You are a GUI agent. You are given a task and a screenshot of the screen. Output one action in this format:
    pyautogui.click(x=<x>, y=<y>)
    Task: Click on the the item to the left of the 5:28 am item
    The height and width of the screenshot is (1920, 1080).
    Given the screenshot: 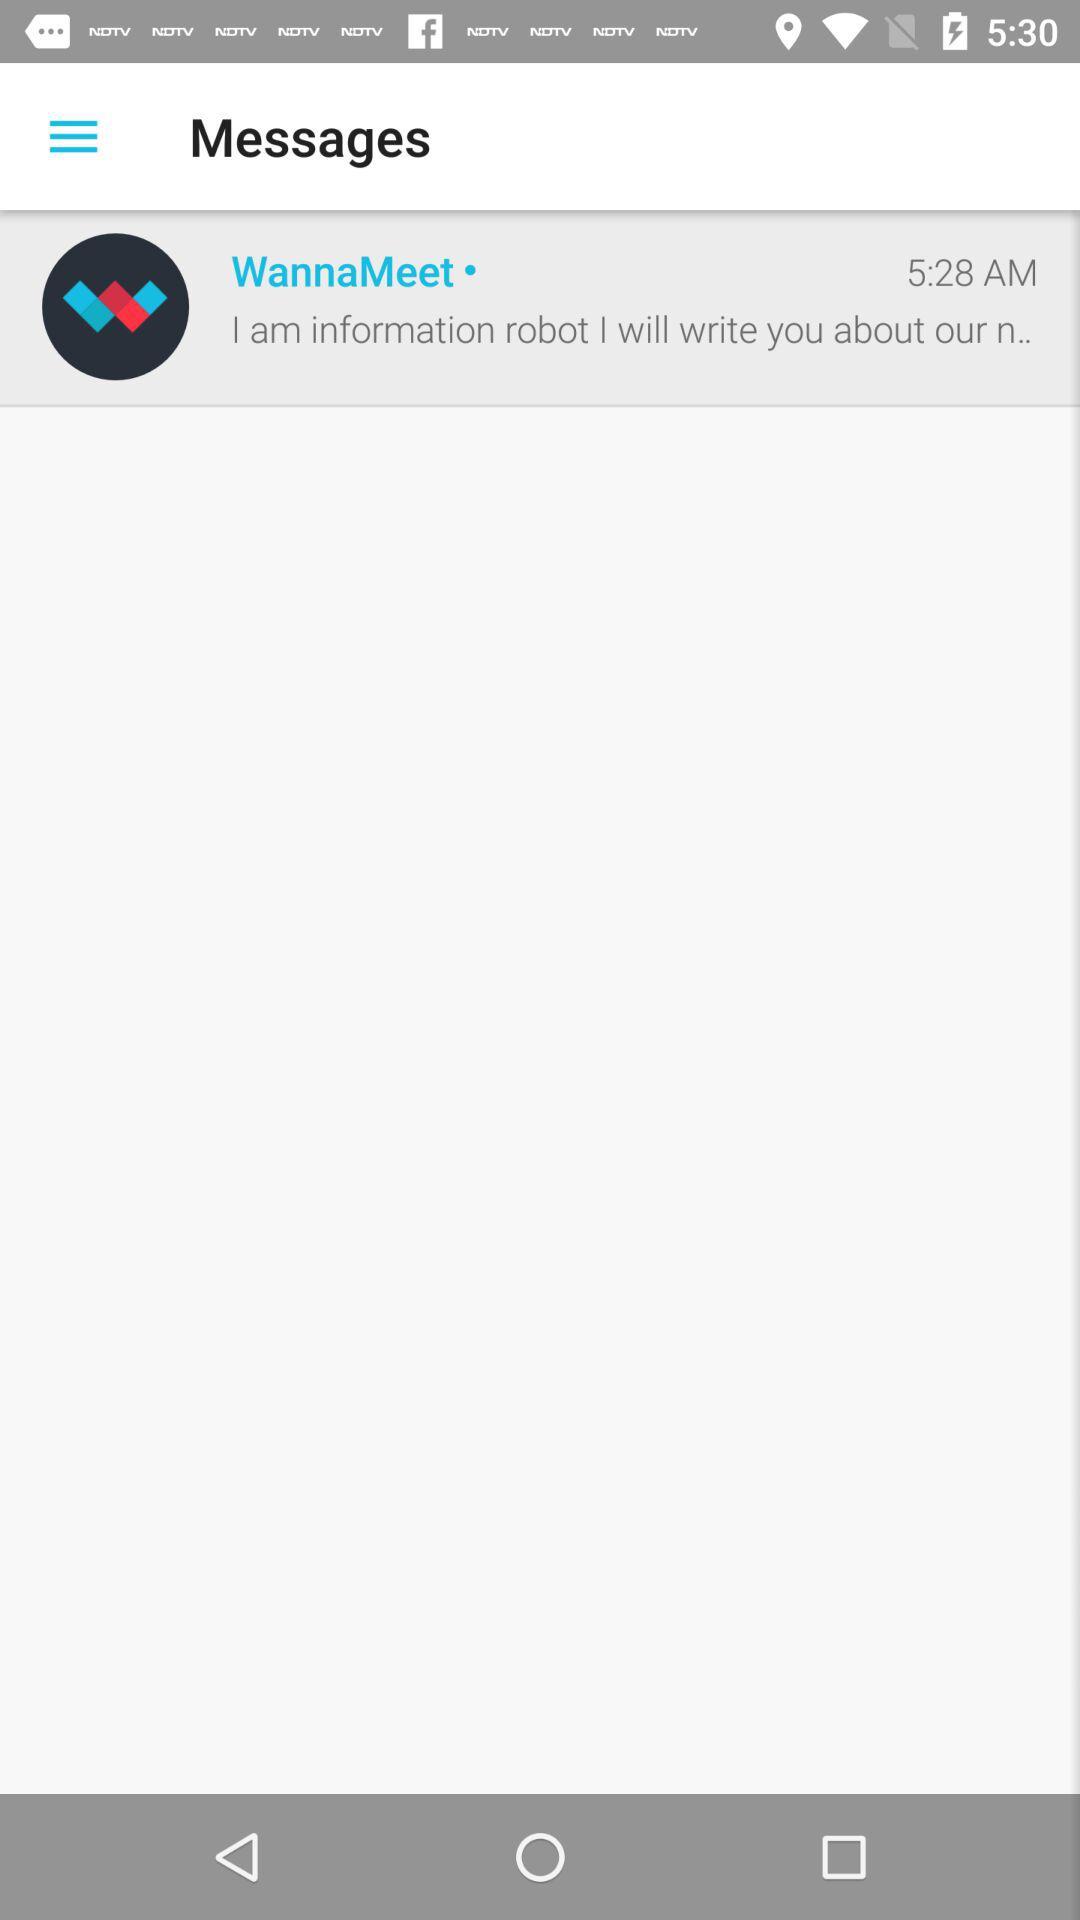 What is the action you would take?
    pyautogui.click(x=547, y=268)
    